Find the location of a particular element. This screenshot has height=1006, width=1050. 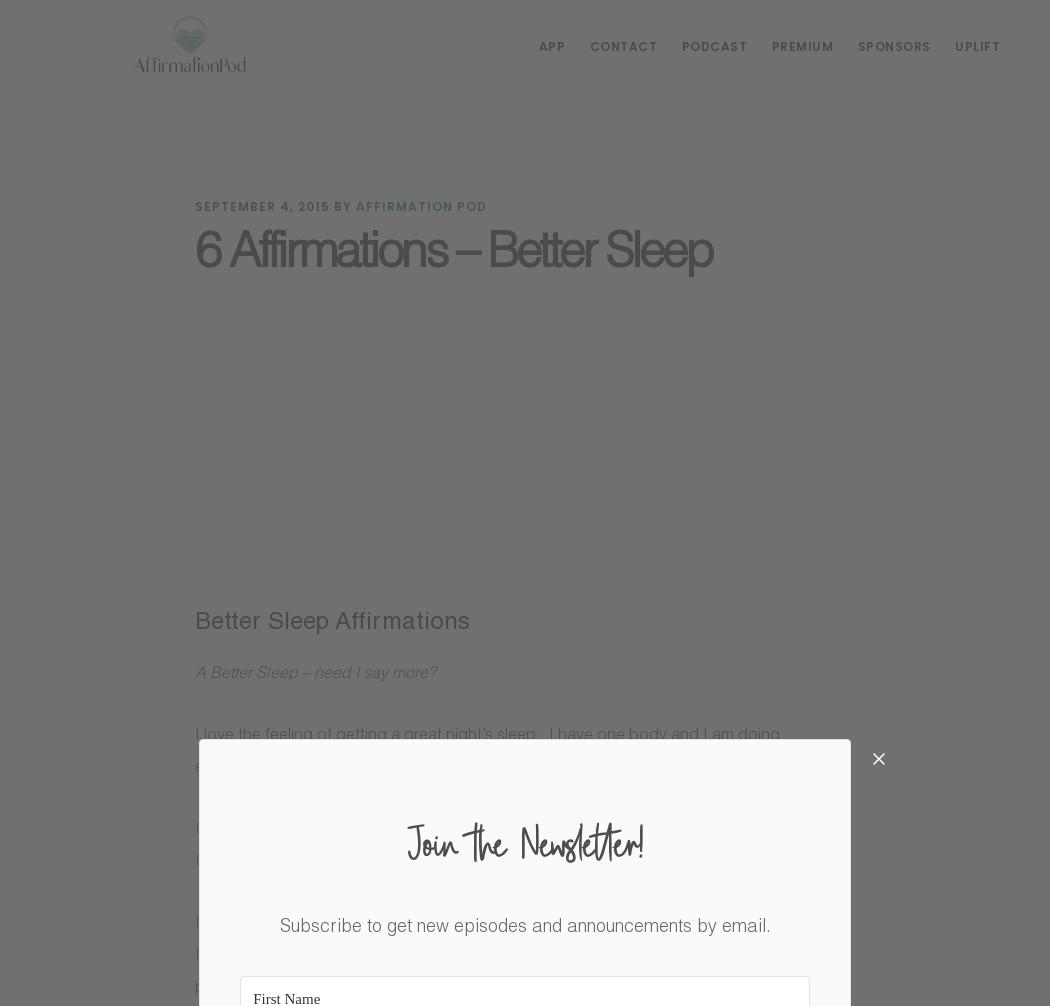

'App' is located at coordinates (551, 46).